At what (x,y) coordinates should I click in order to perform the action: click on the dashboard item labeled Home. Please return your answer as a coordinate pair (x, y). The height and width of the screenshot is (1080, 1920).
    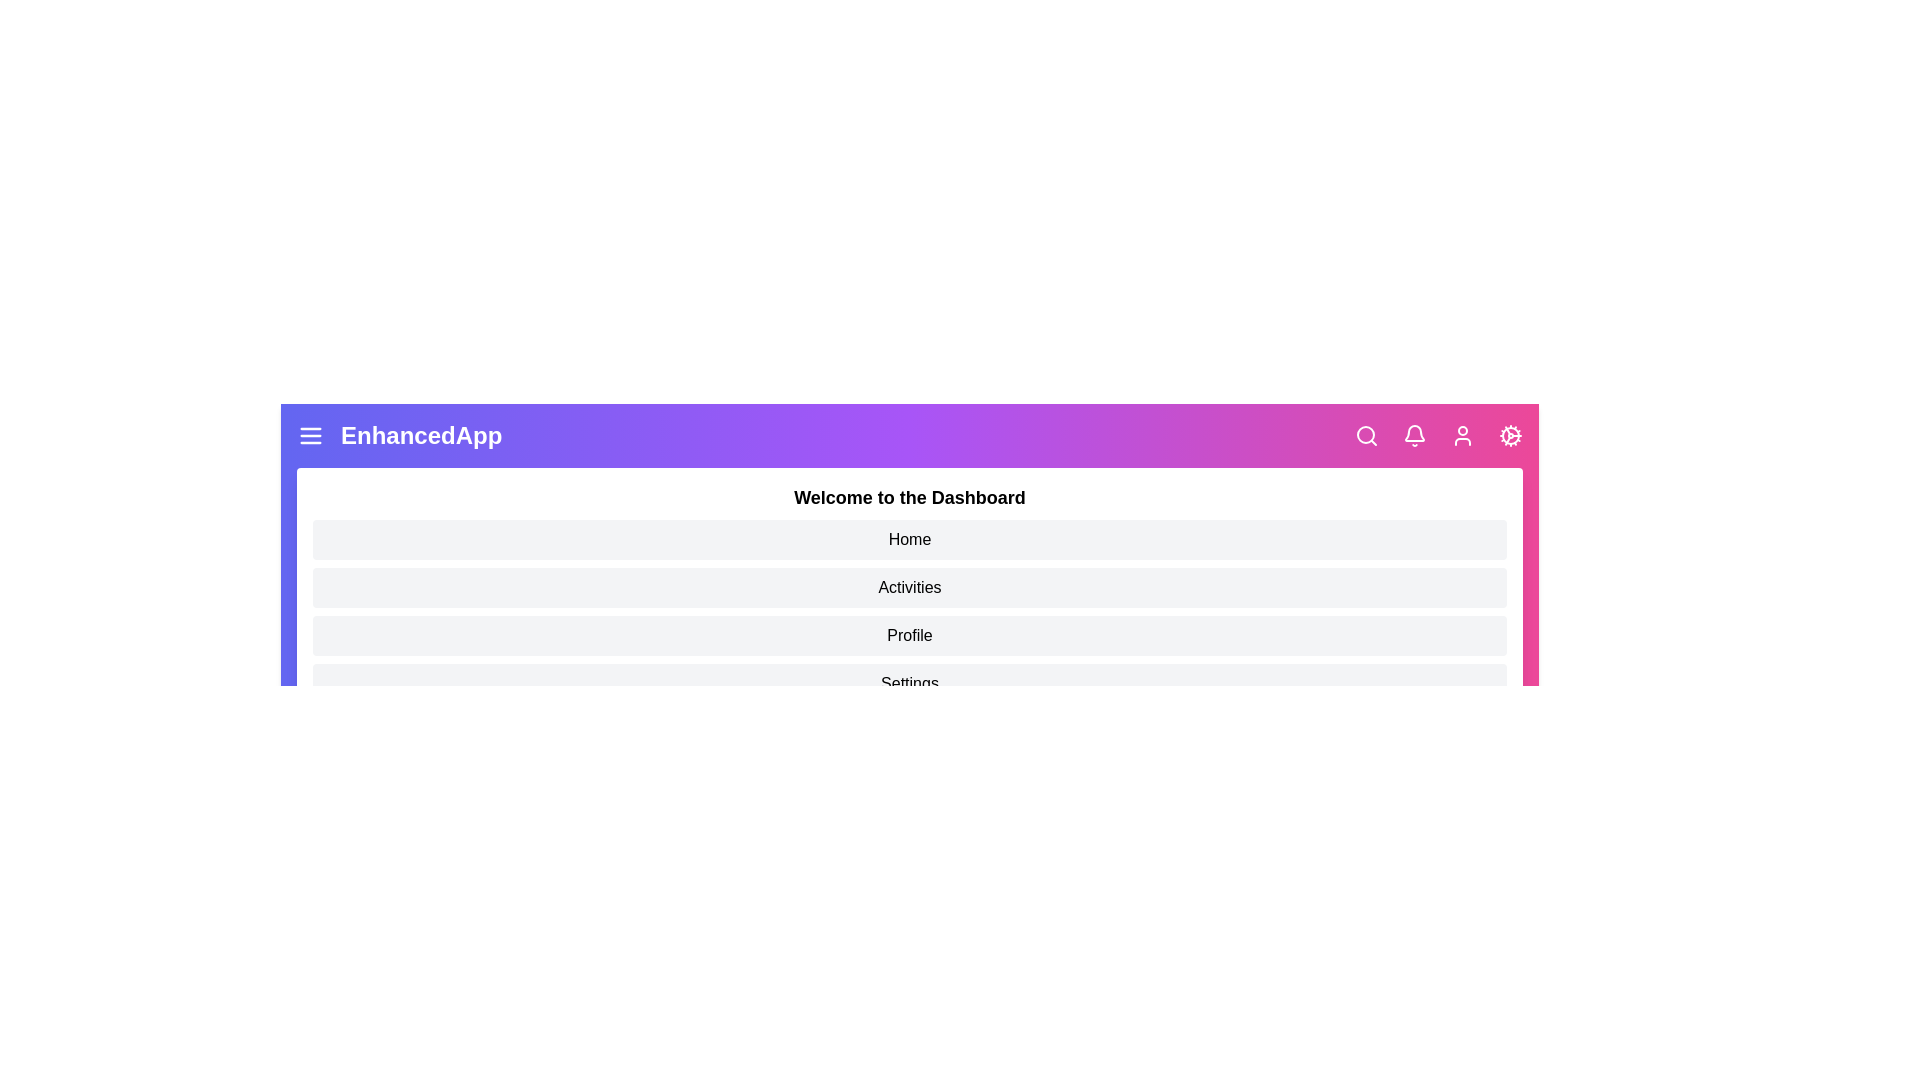
    Looking at the image, I should click on (909, 540).